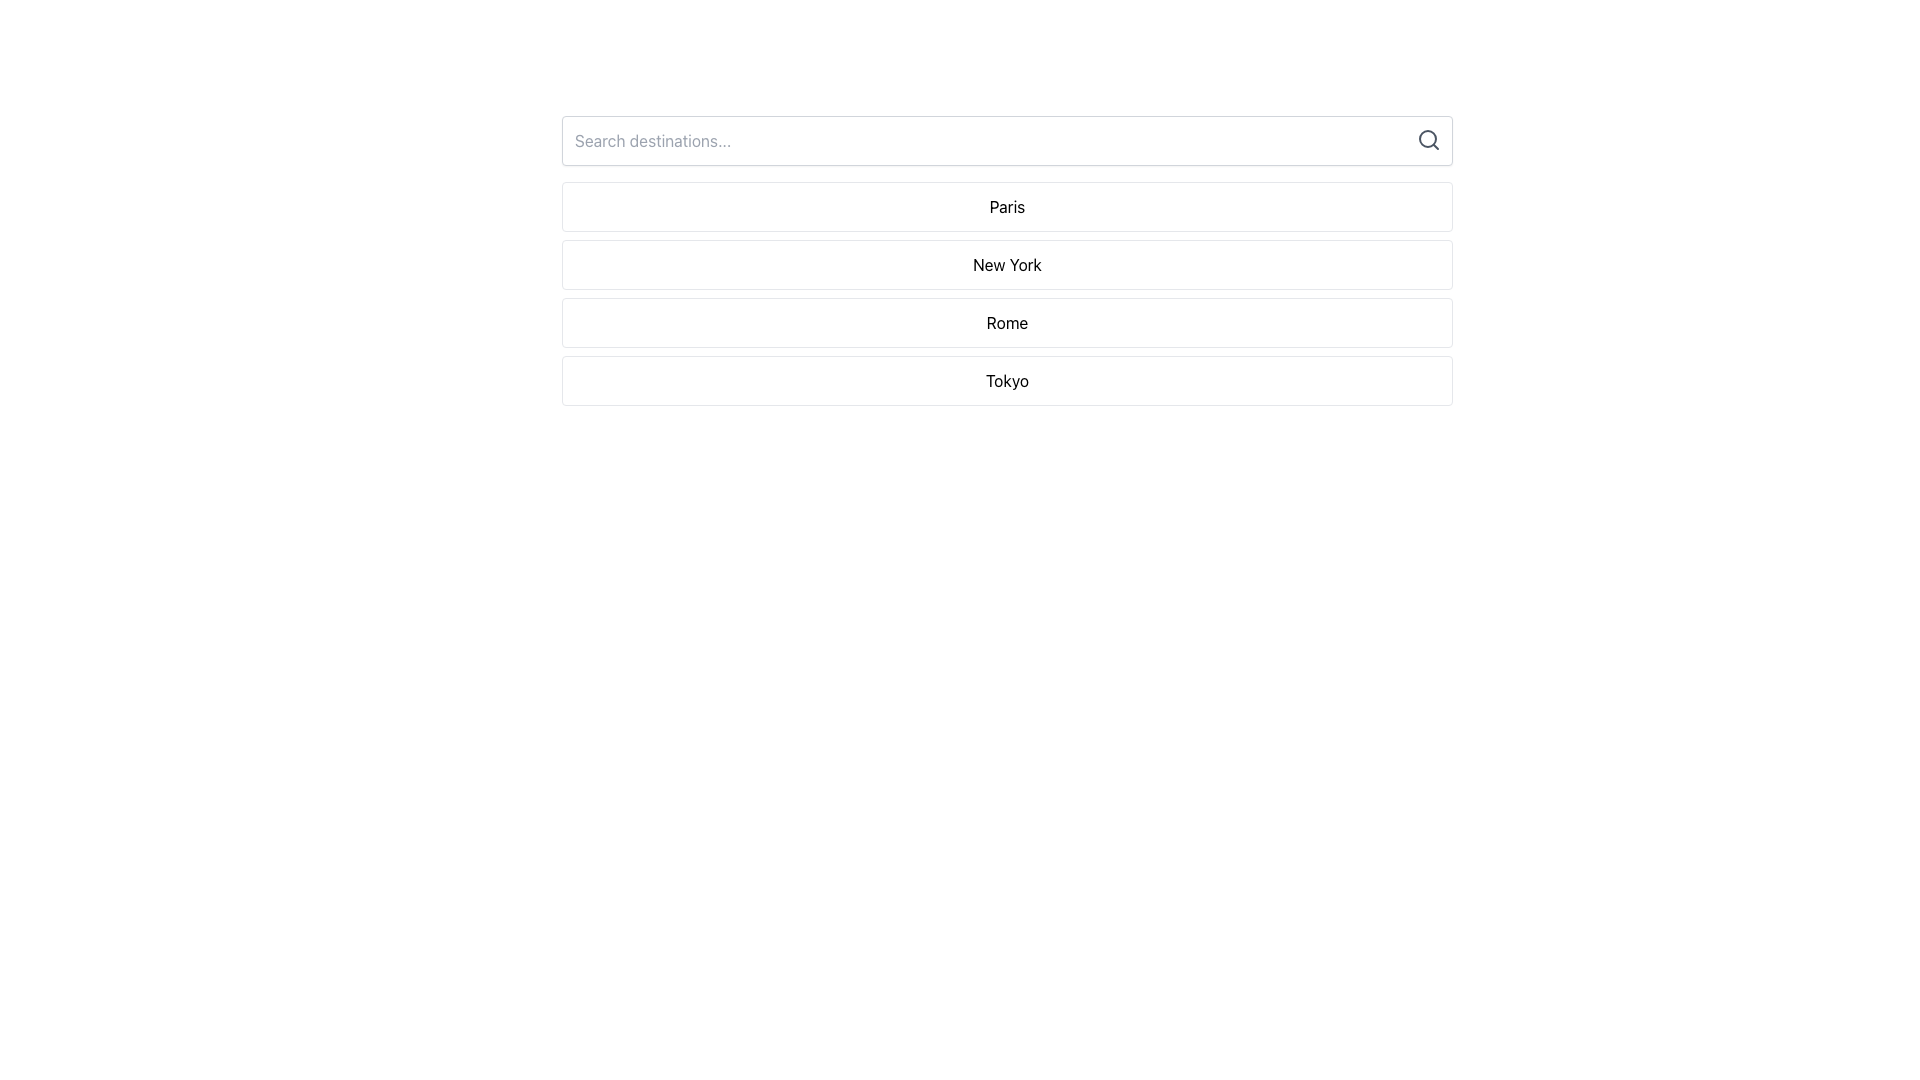  Describe the element at coordinates (1427, 137) in the screenshot. I see `the Circle SVG element that represents the lens part of the search icon, aiding in the recognition of the input field's purpose` at that location.